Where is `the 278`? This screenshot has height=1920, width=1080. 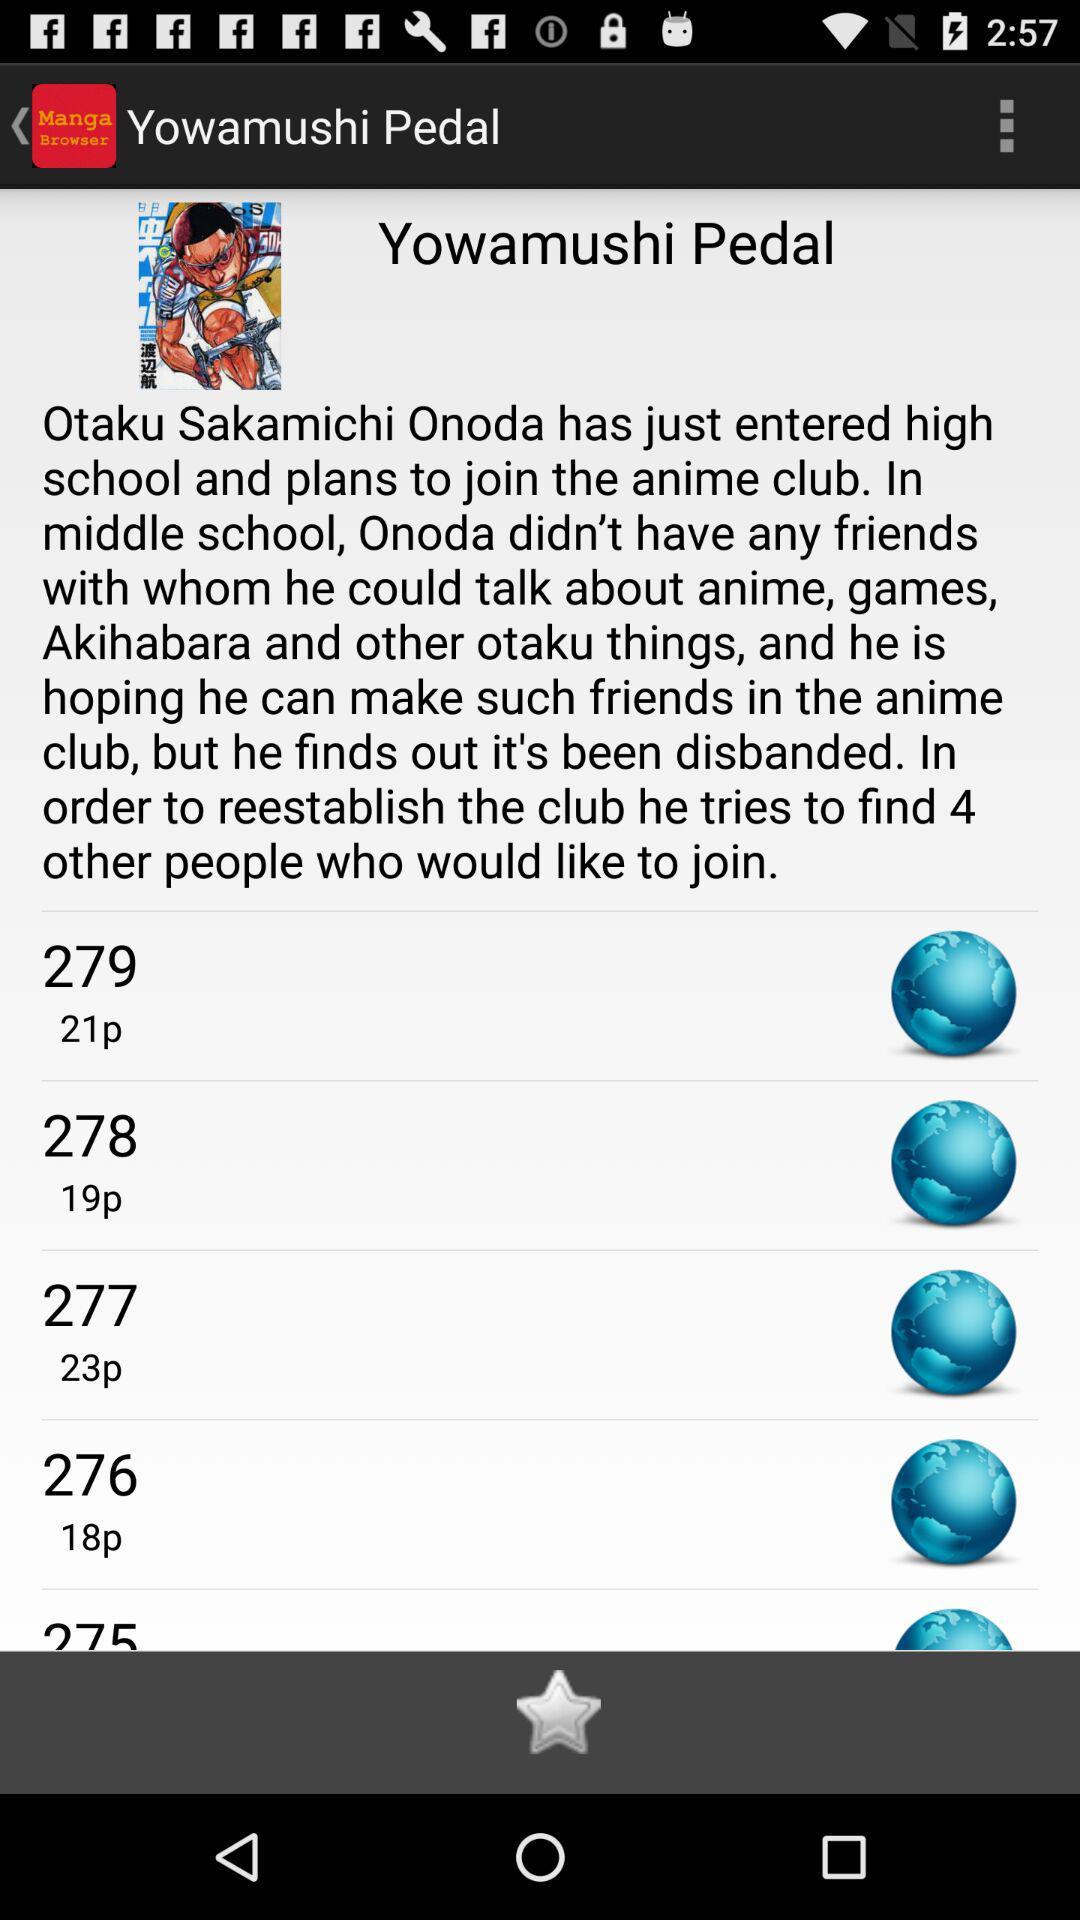
the 278 is located at coordinates (540, 1133).